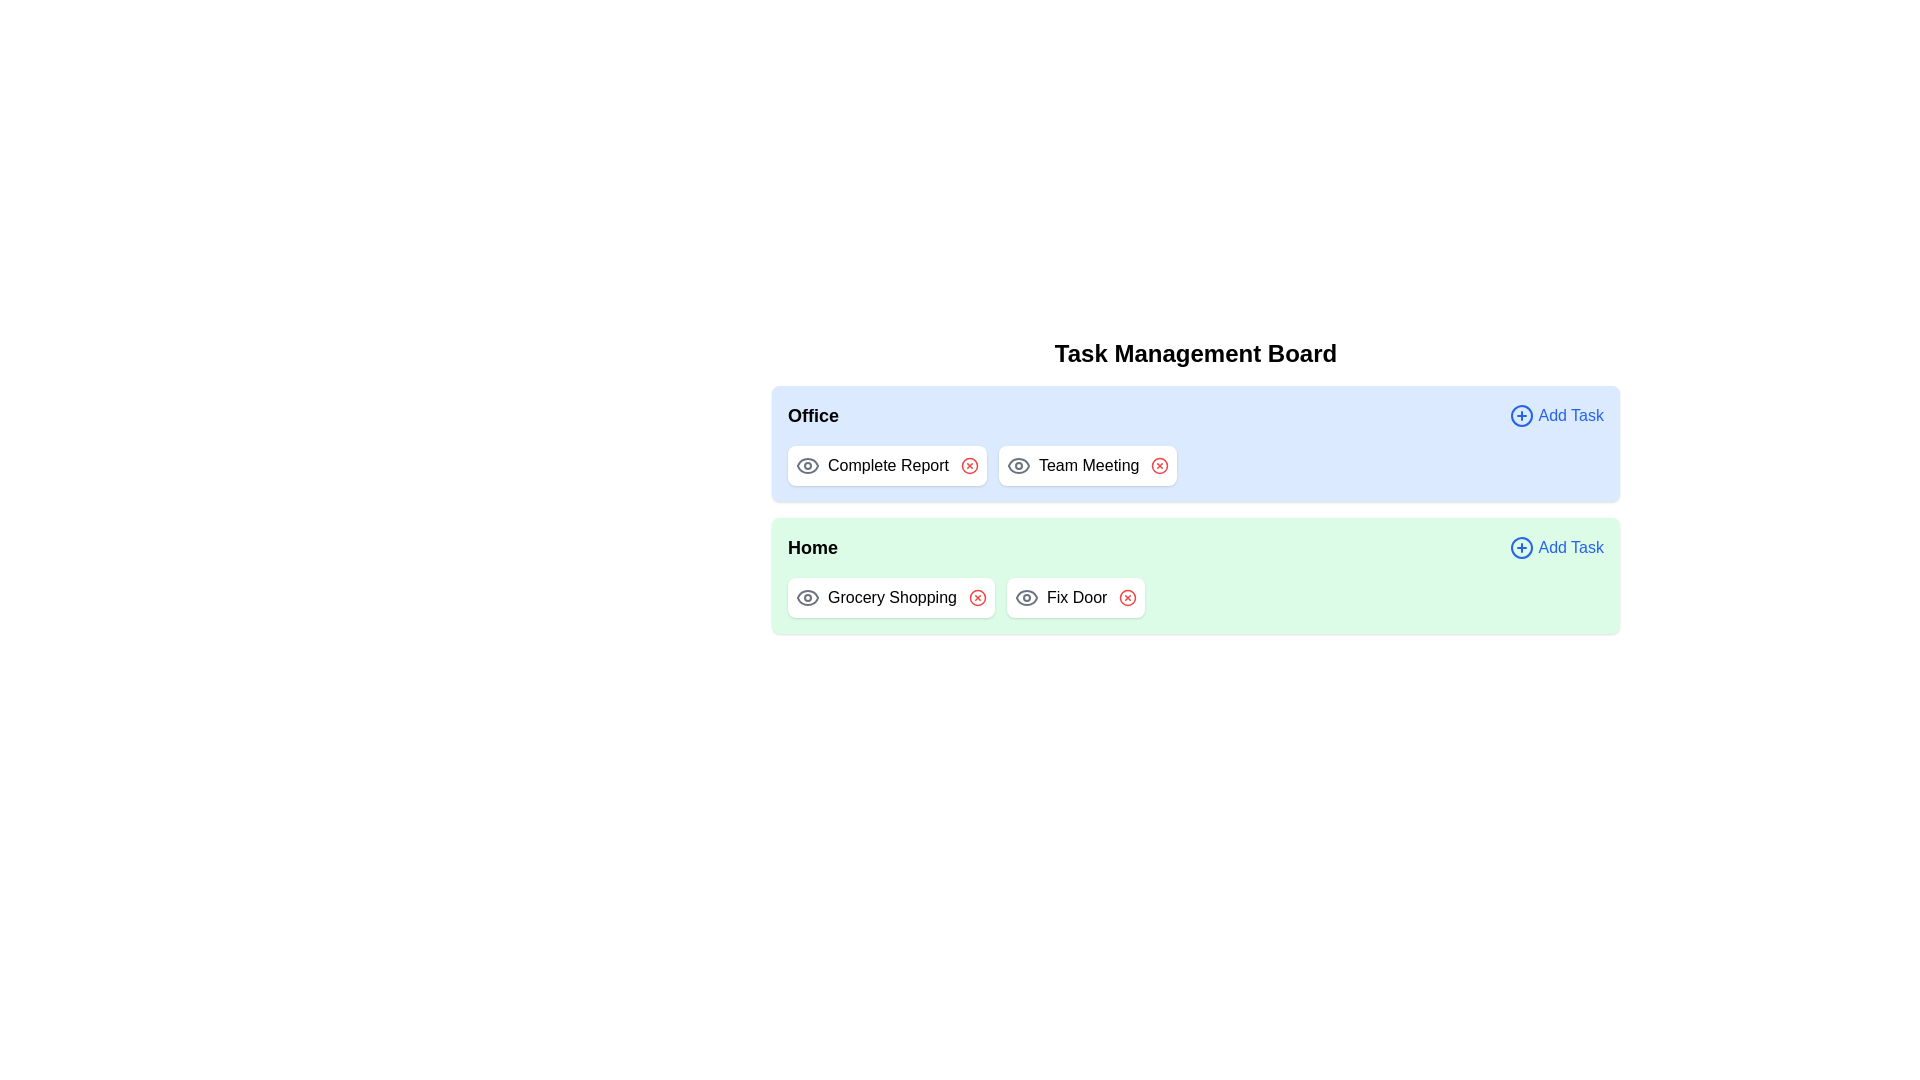 This screenshot has width=1920, height=1080. Describe the element at coordinates (1087, 466) in the screenshot. I see `the task name Team Meeting to view its details` at that location.